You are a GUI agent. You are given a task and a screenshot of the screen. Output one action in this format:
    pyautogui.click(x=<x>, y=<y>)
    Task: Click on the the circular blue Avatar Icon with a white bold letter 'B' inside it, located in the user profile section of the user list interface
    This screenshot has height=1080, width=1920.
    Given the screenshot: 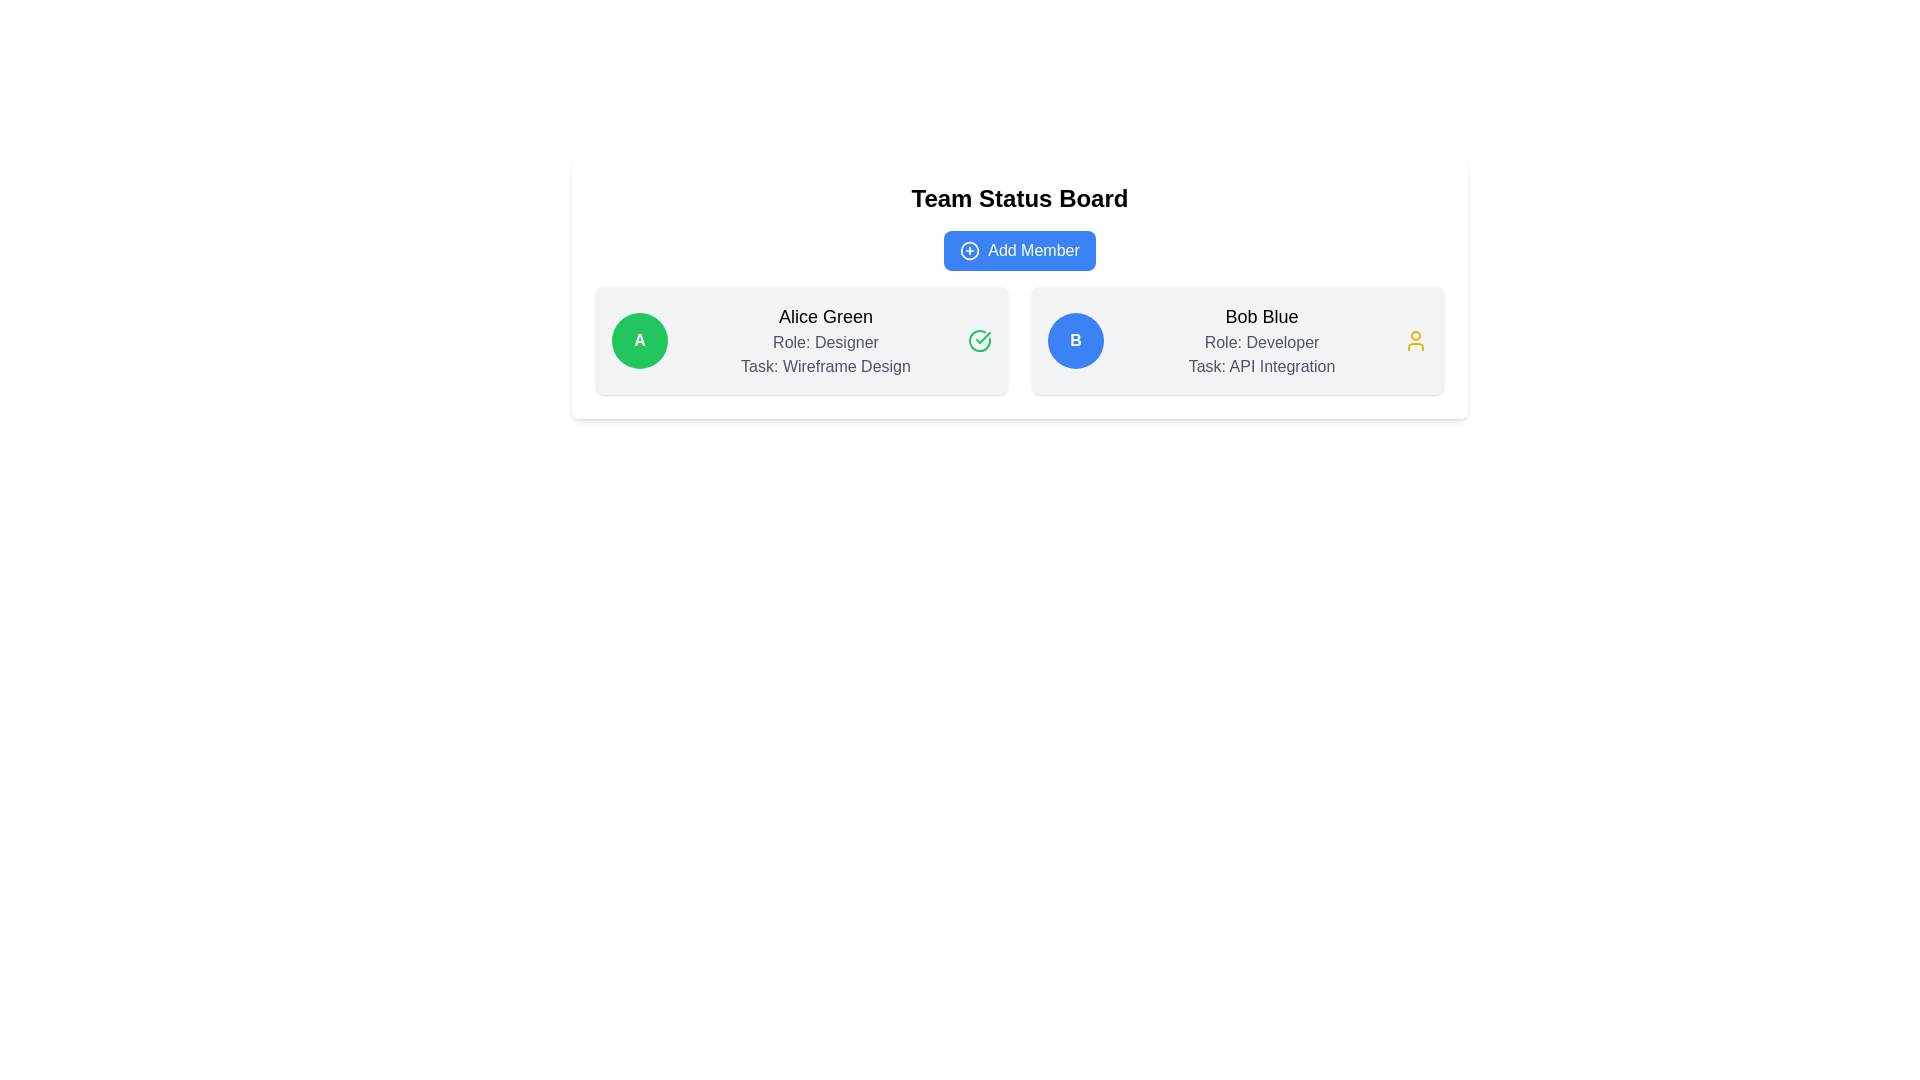 What is the action you would take?
    pyautogui.click(x=1074, y=339)
    